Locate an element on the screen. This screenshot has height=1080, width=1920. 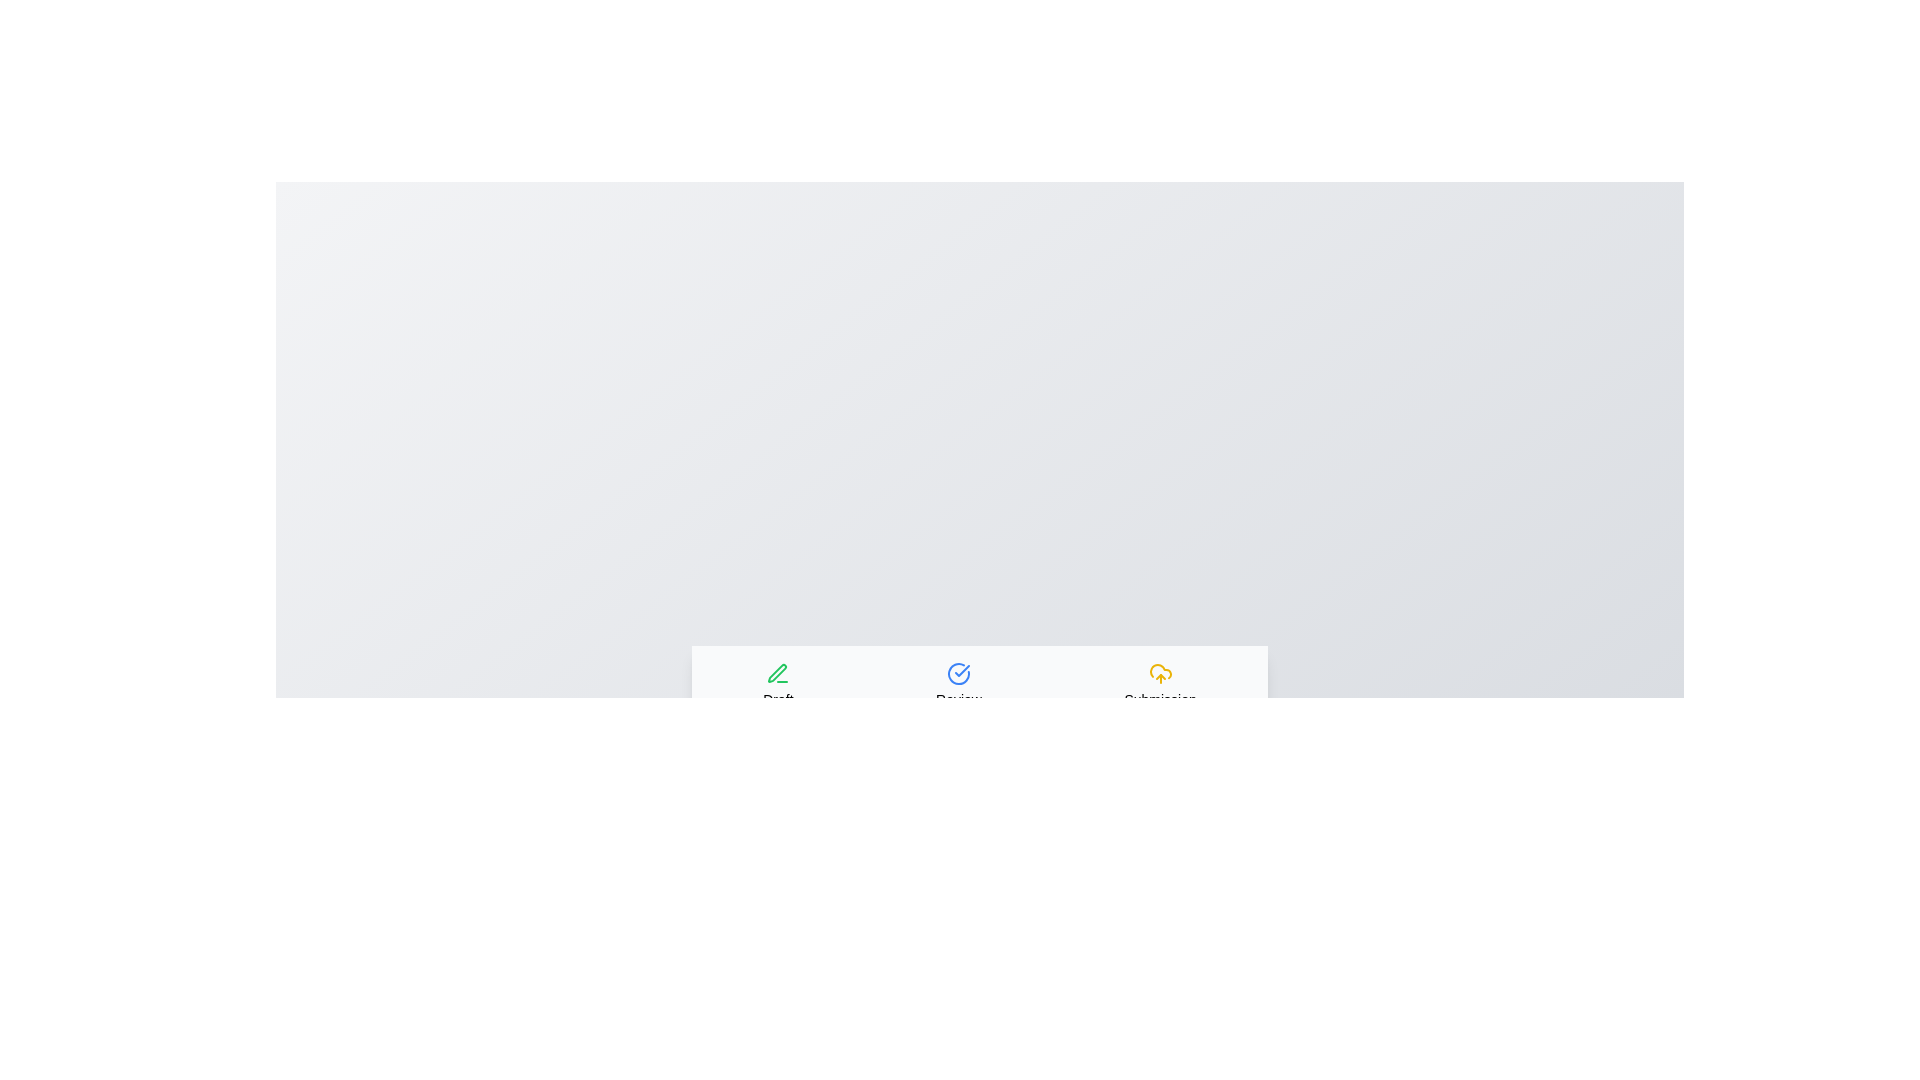
the Draft tab to view its content is located at coordinates (776, 684).